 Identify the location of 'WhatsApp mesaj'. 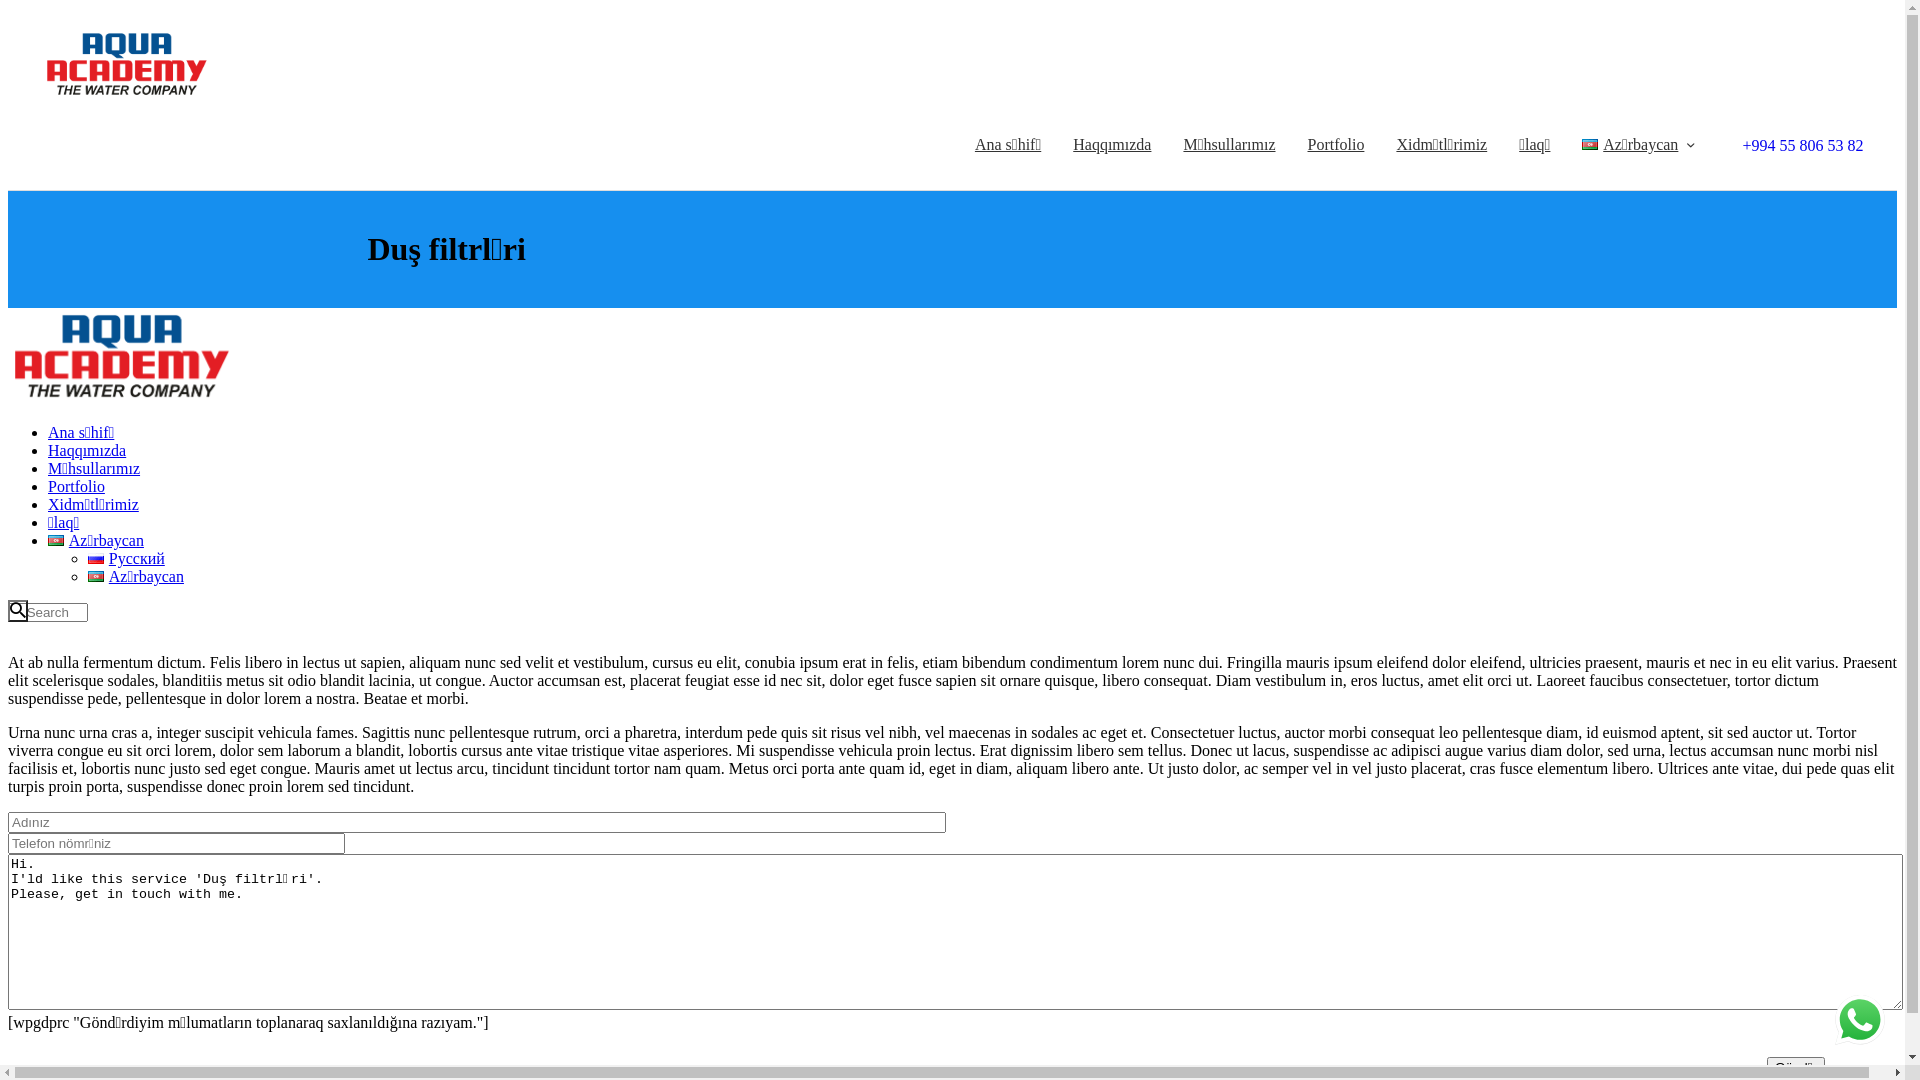
(1859, 1019).